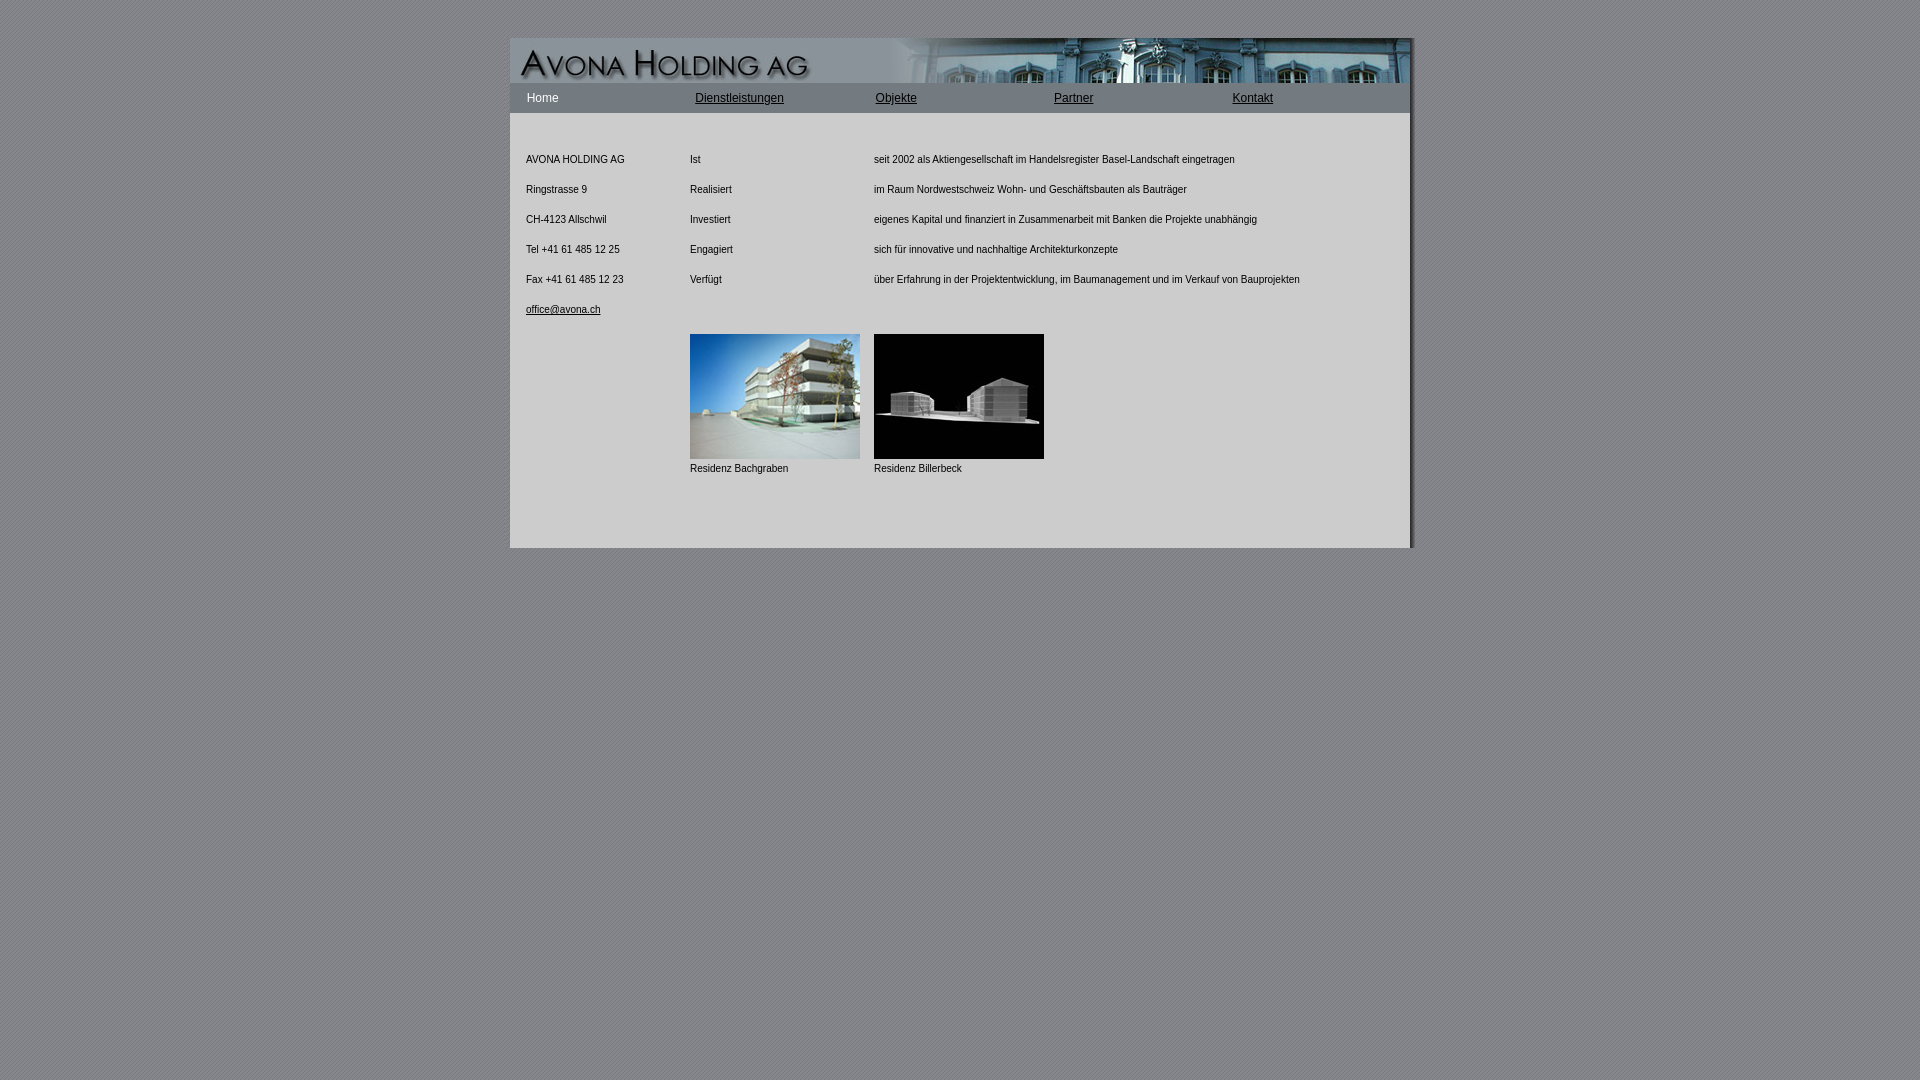  I want to click on 'Objekte', so click(895, 97).